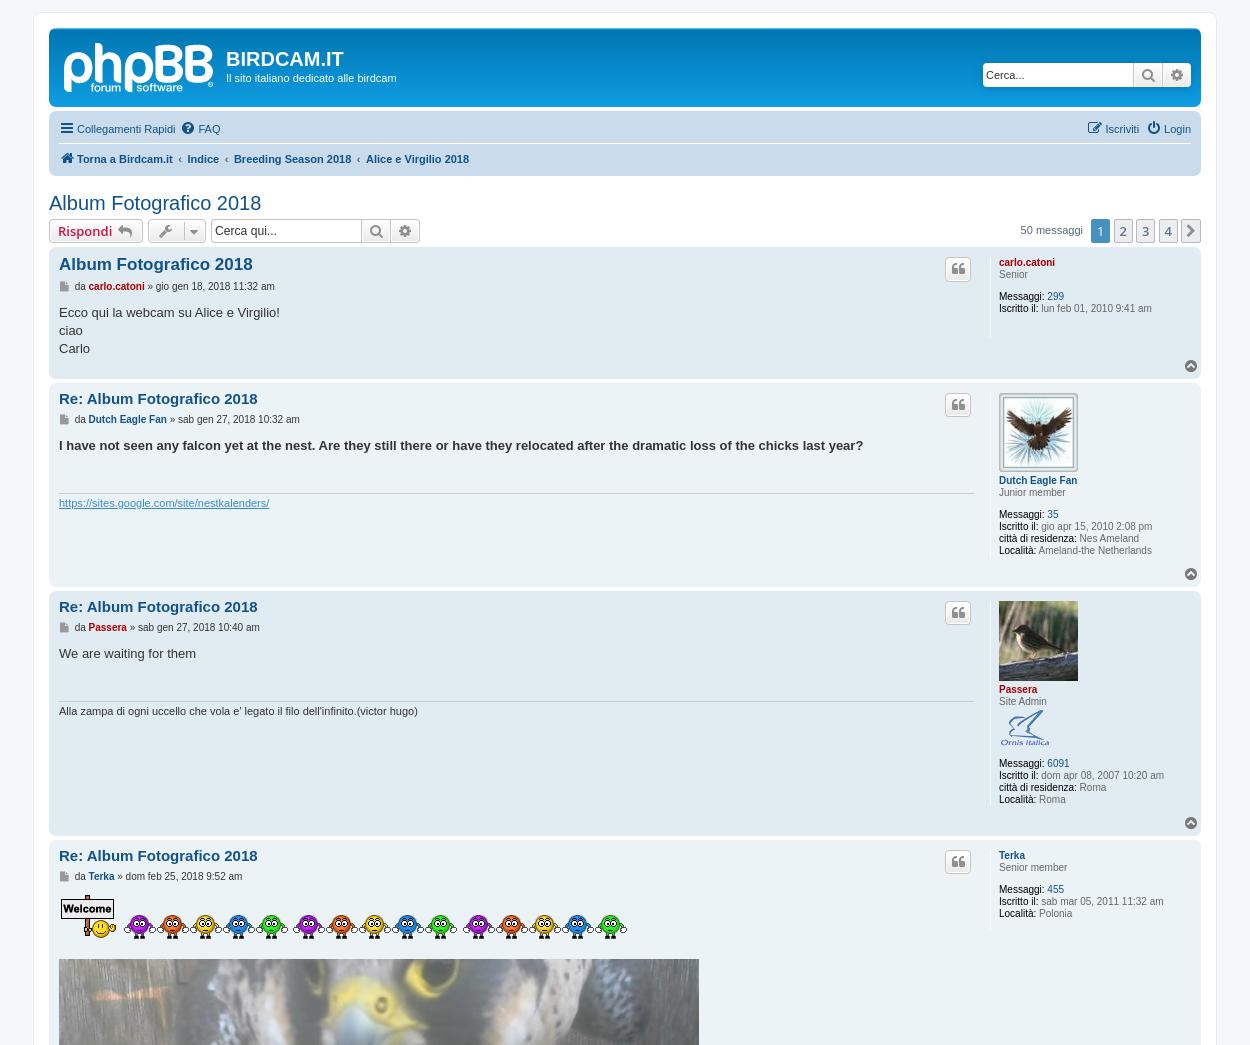  Describe the element at coordinates (127, 652) in the screenshot. I see `'We are waiting  for them'` at that location.